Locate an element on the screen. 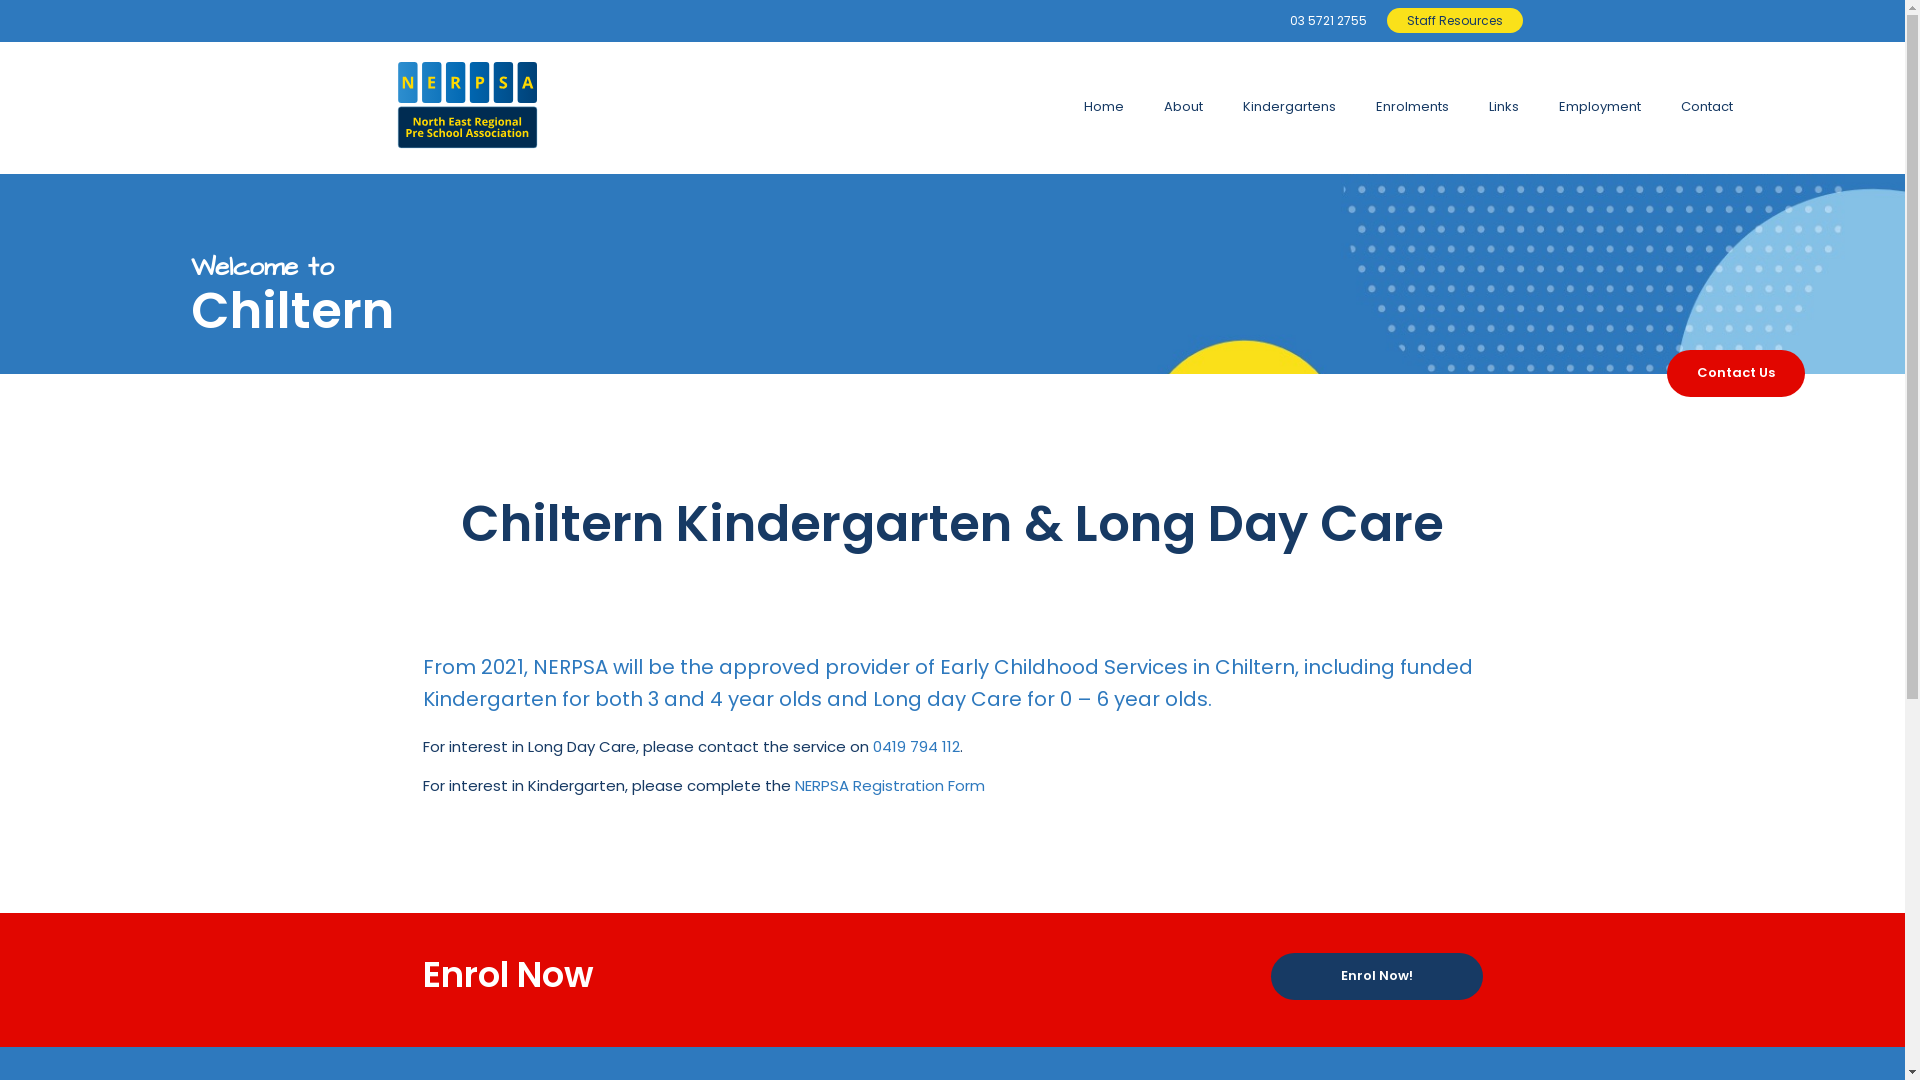 This screenshot has height=1080, width=1920. 'About' is located at coordinates (1183, 106).